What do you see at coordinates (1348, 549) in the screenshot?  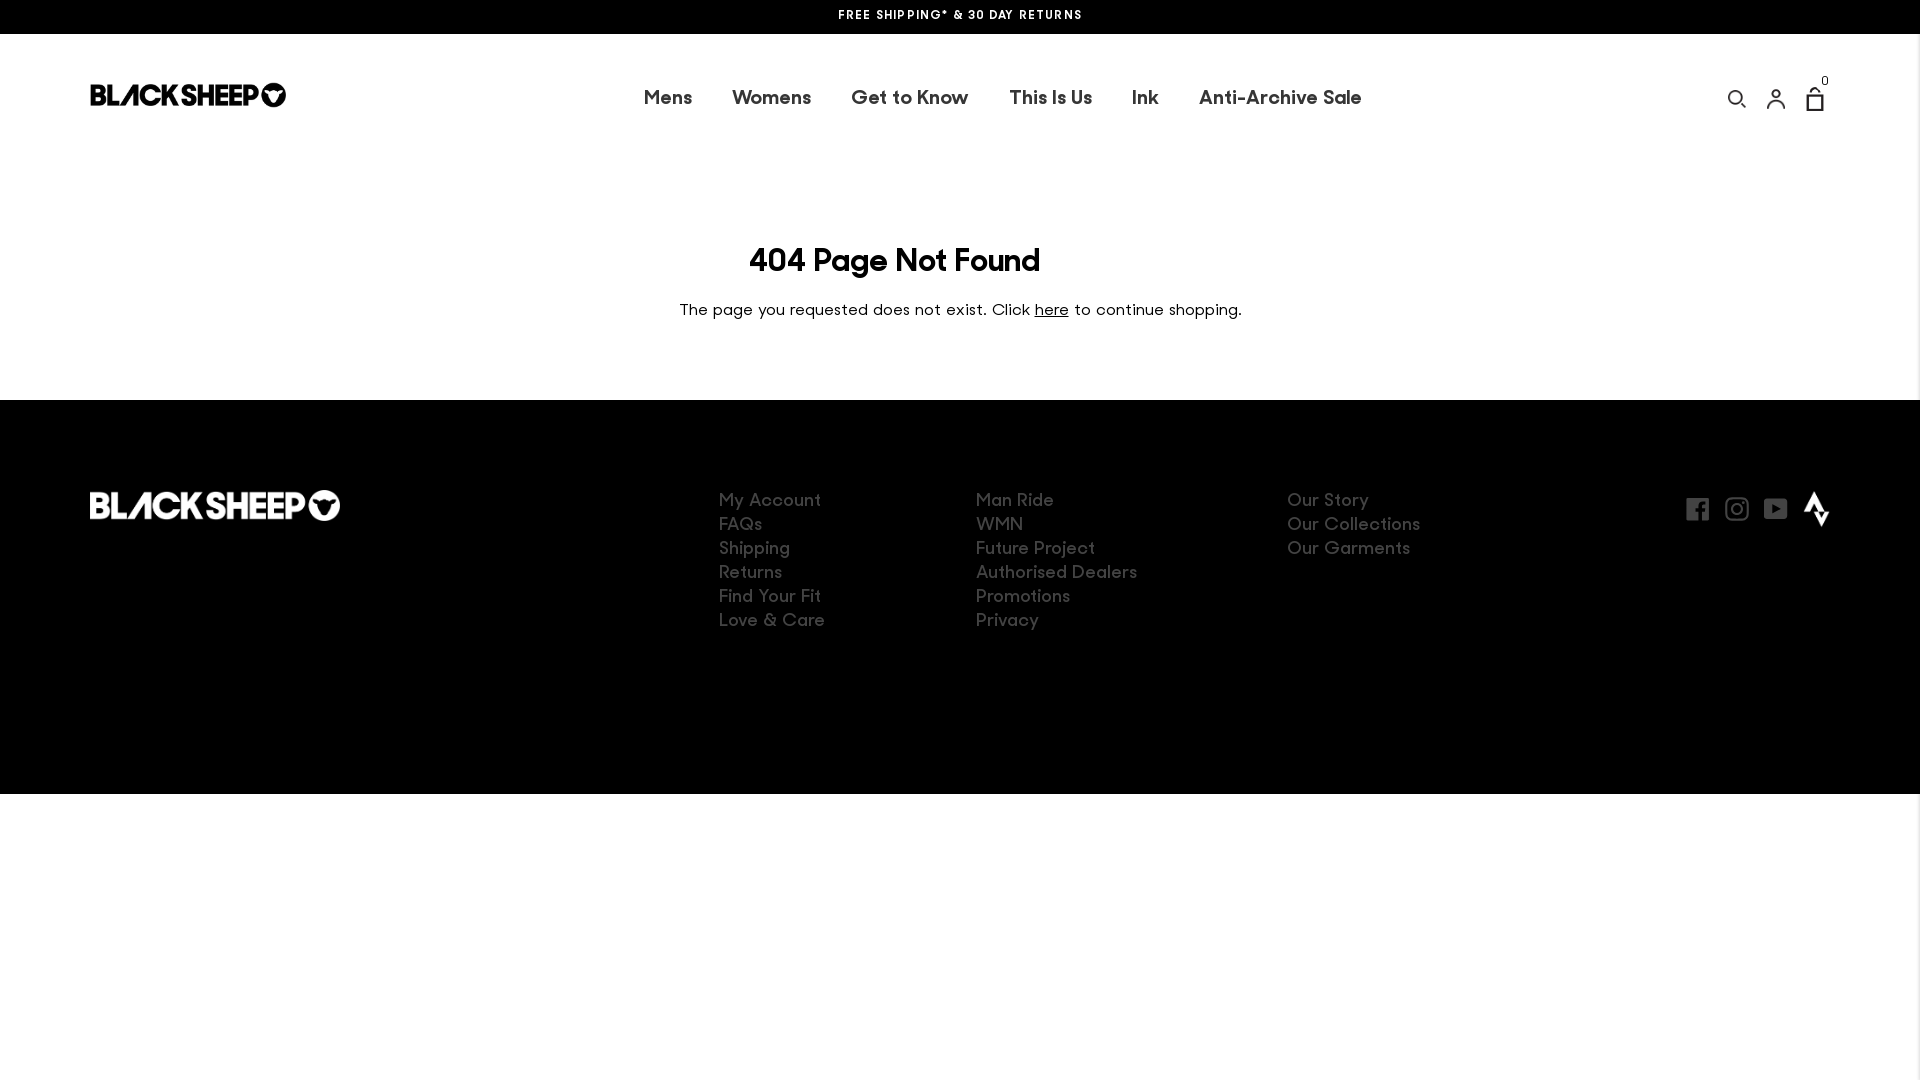 I see `'Our Garments'` at bounding box center [1348, 549].